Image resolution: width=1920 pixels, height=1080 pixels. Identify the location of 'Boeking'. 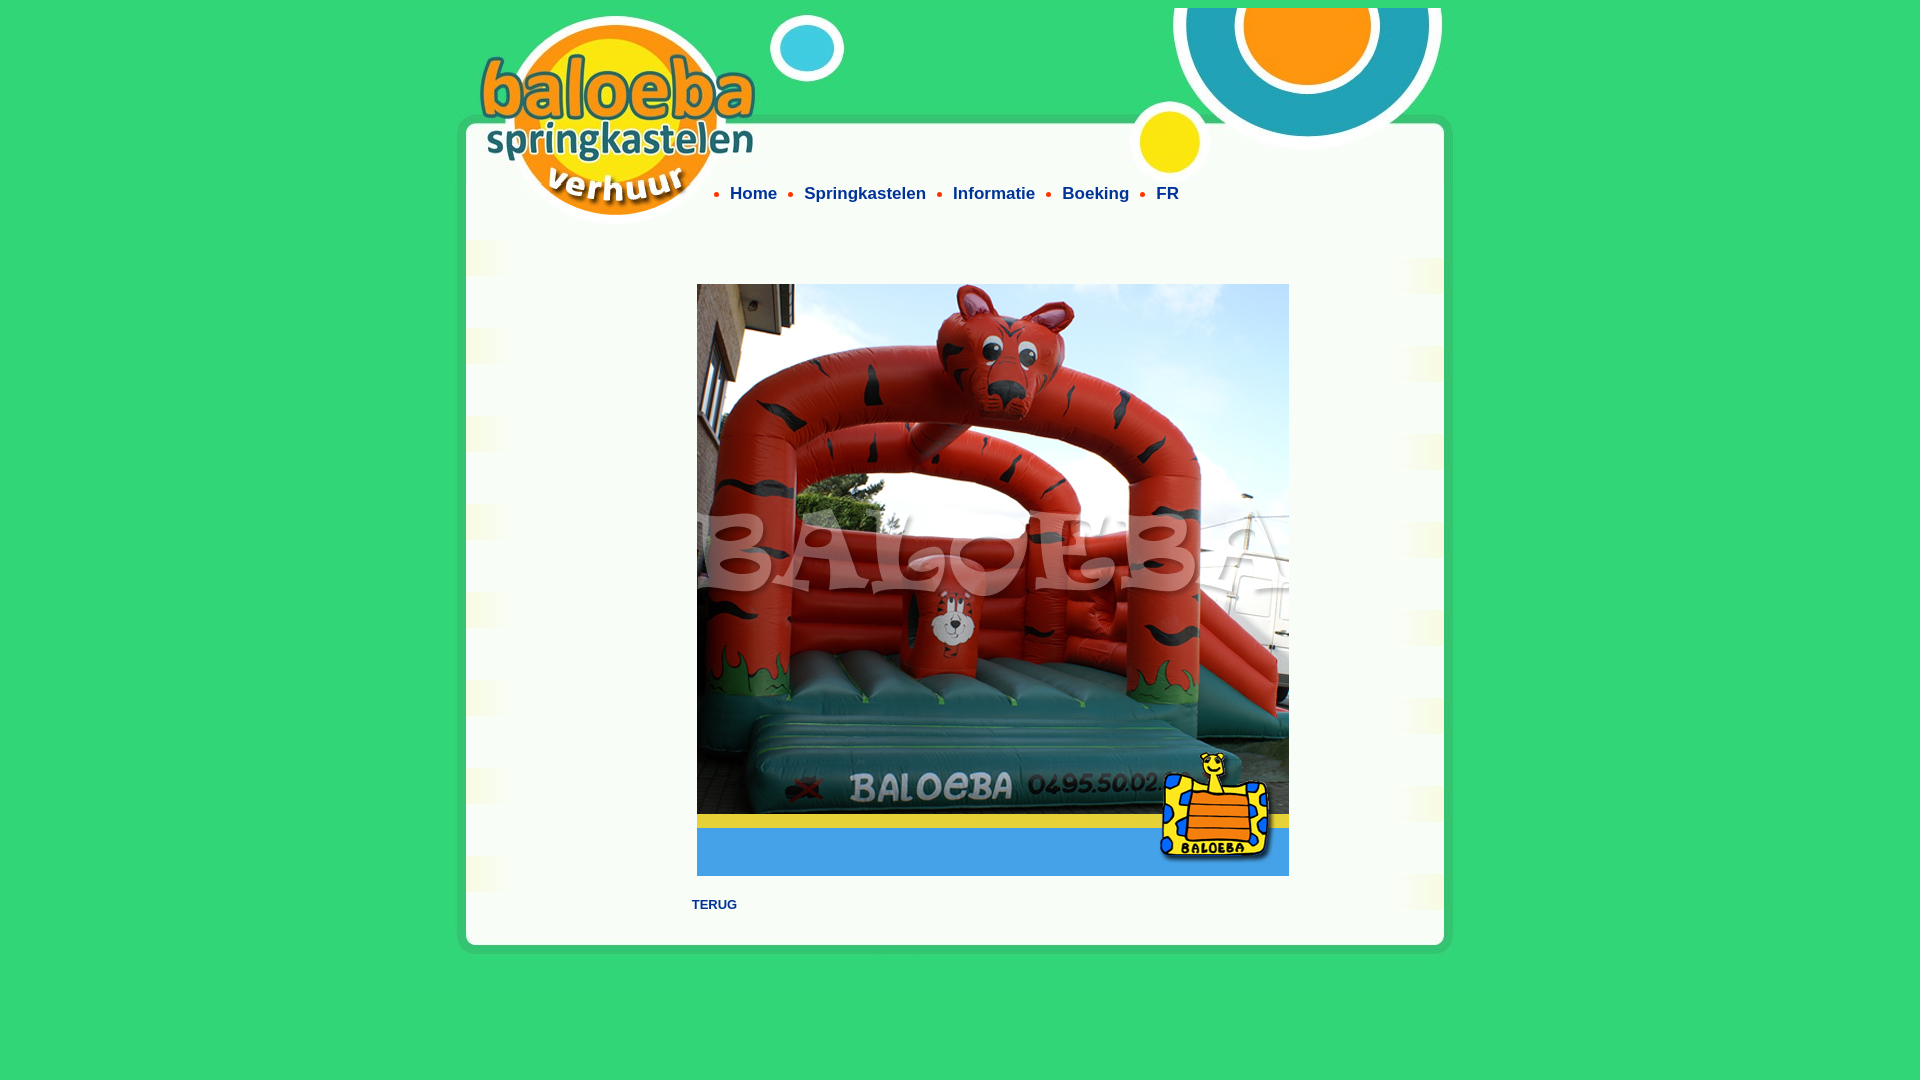
(1094, 193).